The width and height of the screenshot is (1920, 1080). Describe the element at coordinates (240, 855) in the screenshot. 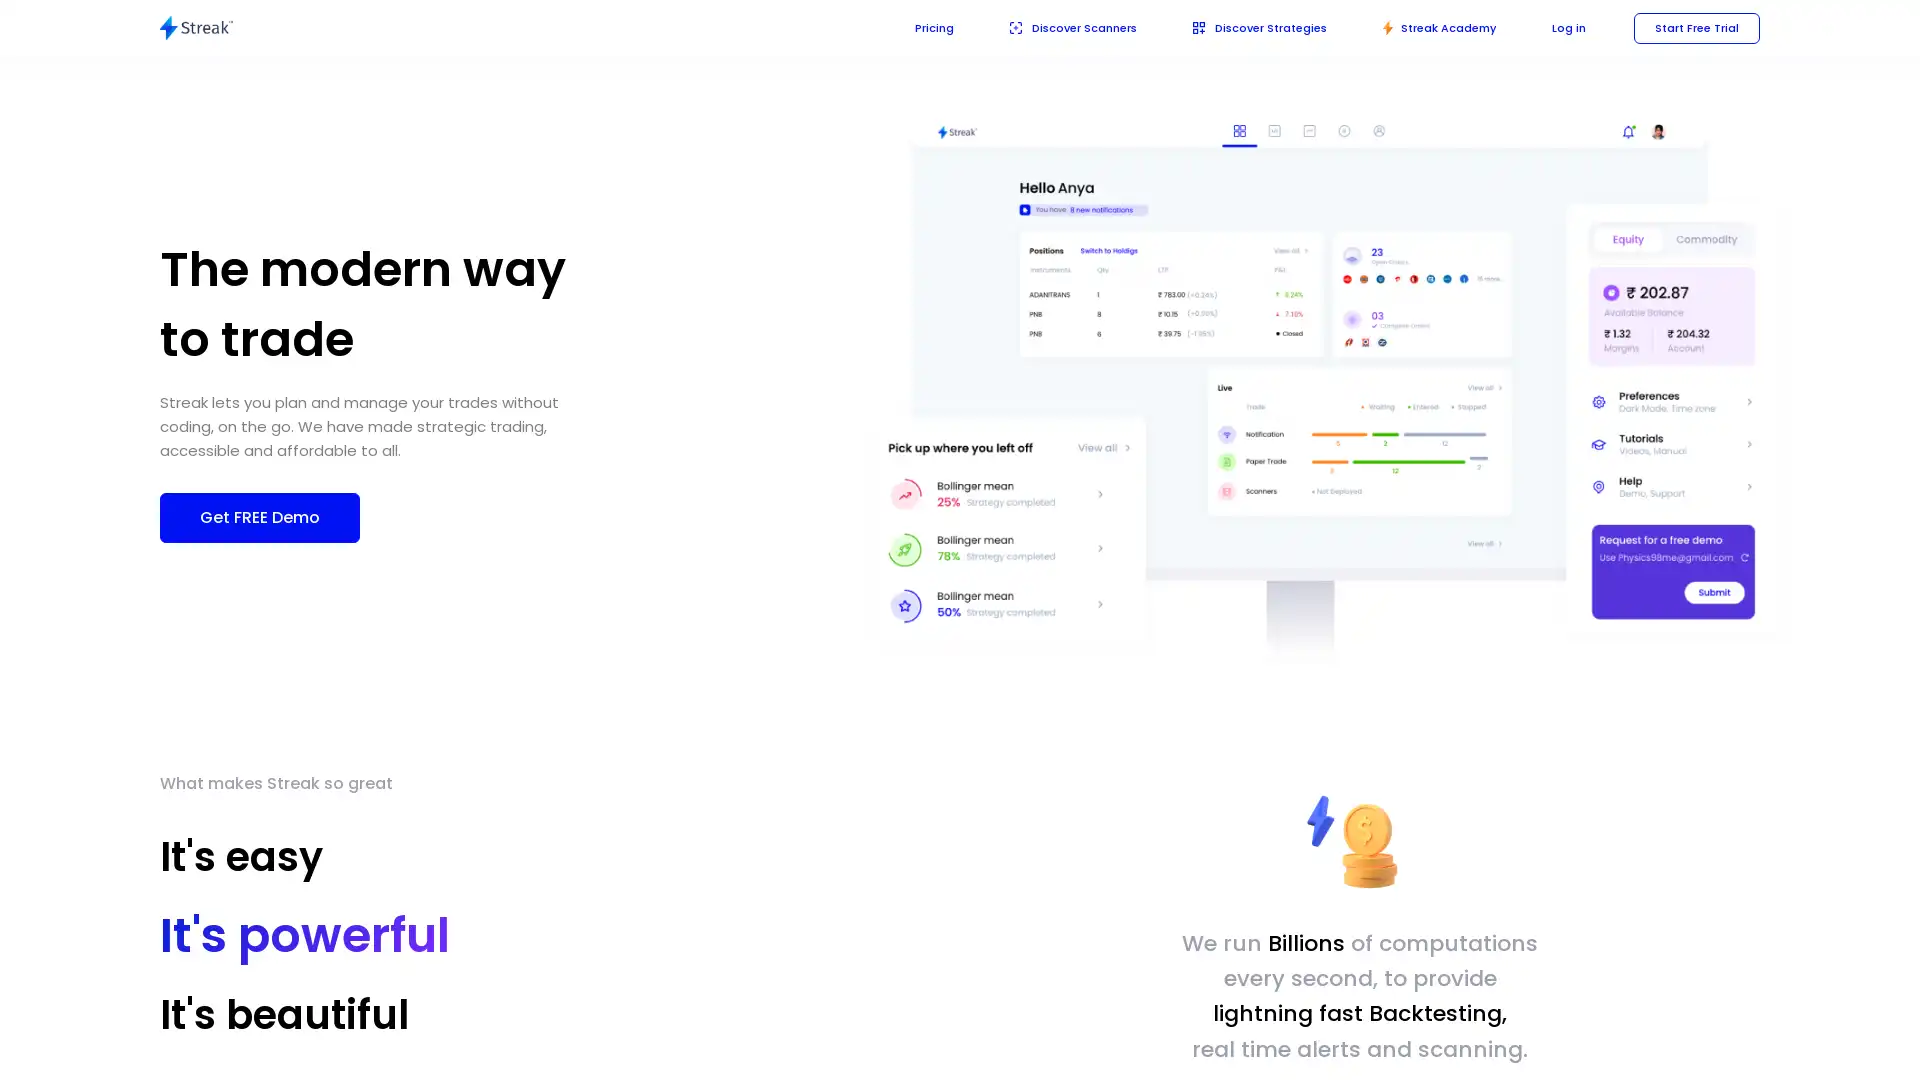

I see `It's easy` at that location.